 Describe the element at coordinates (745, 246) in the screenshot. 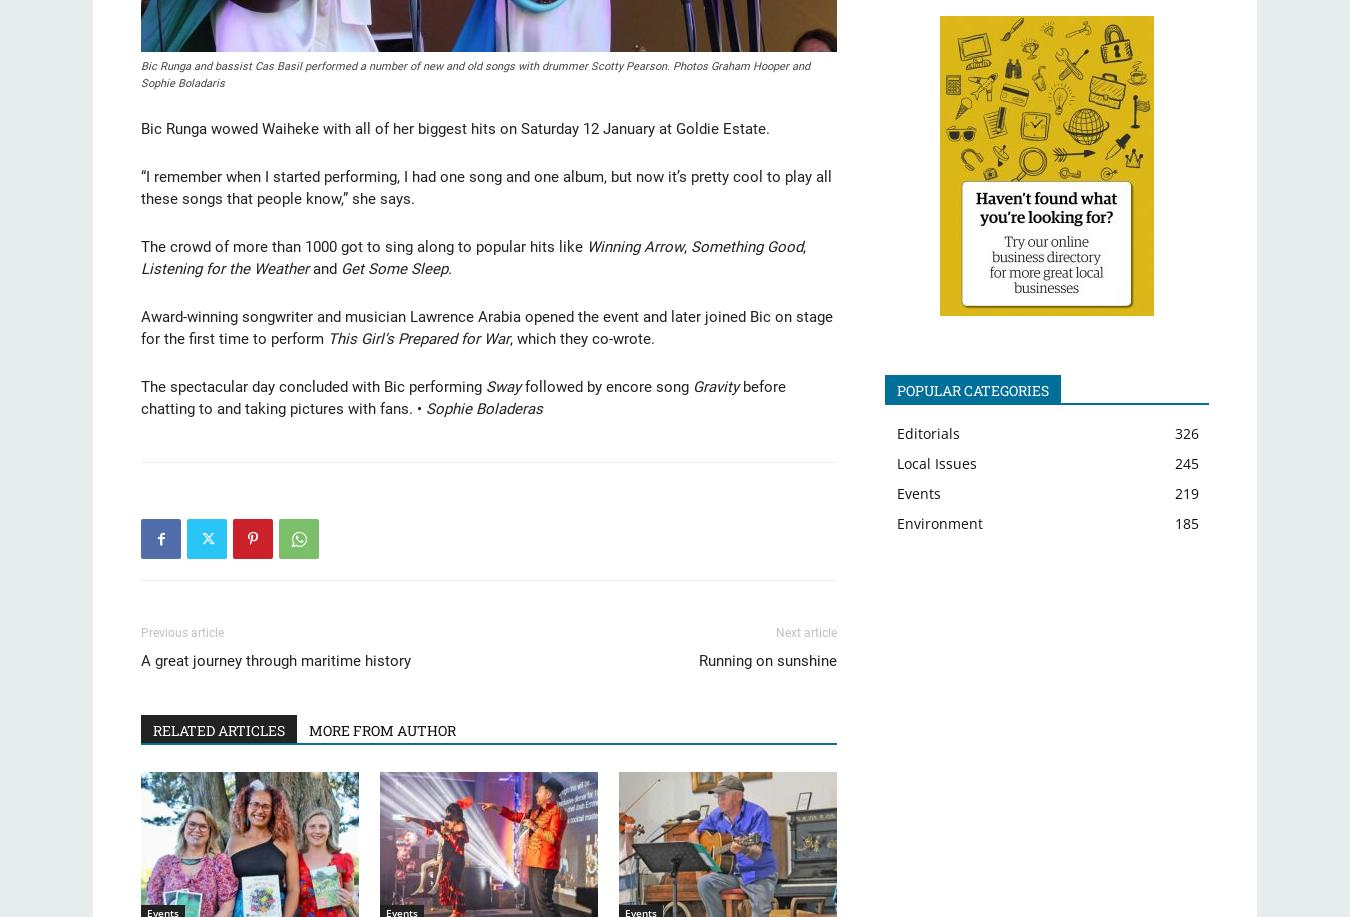

I see `'Something Good'` at that location.